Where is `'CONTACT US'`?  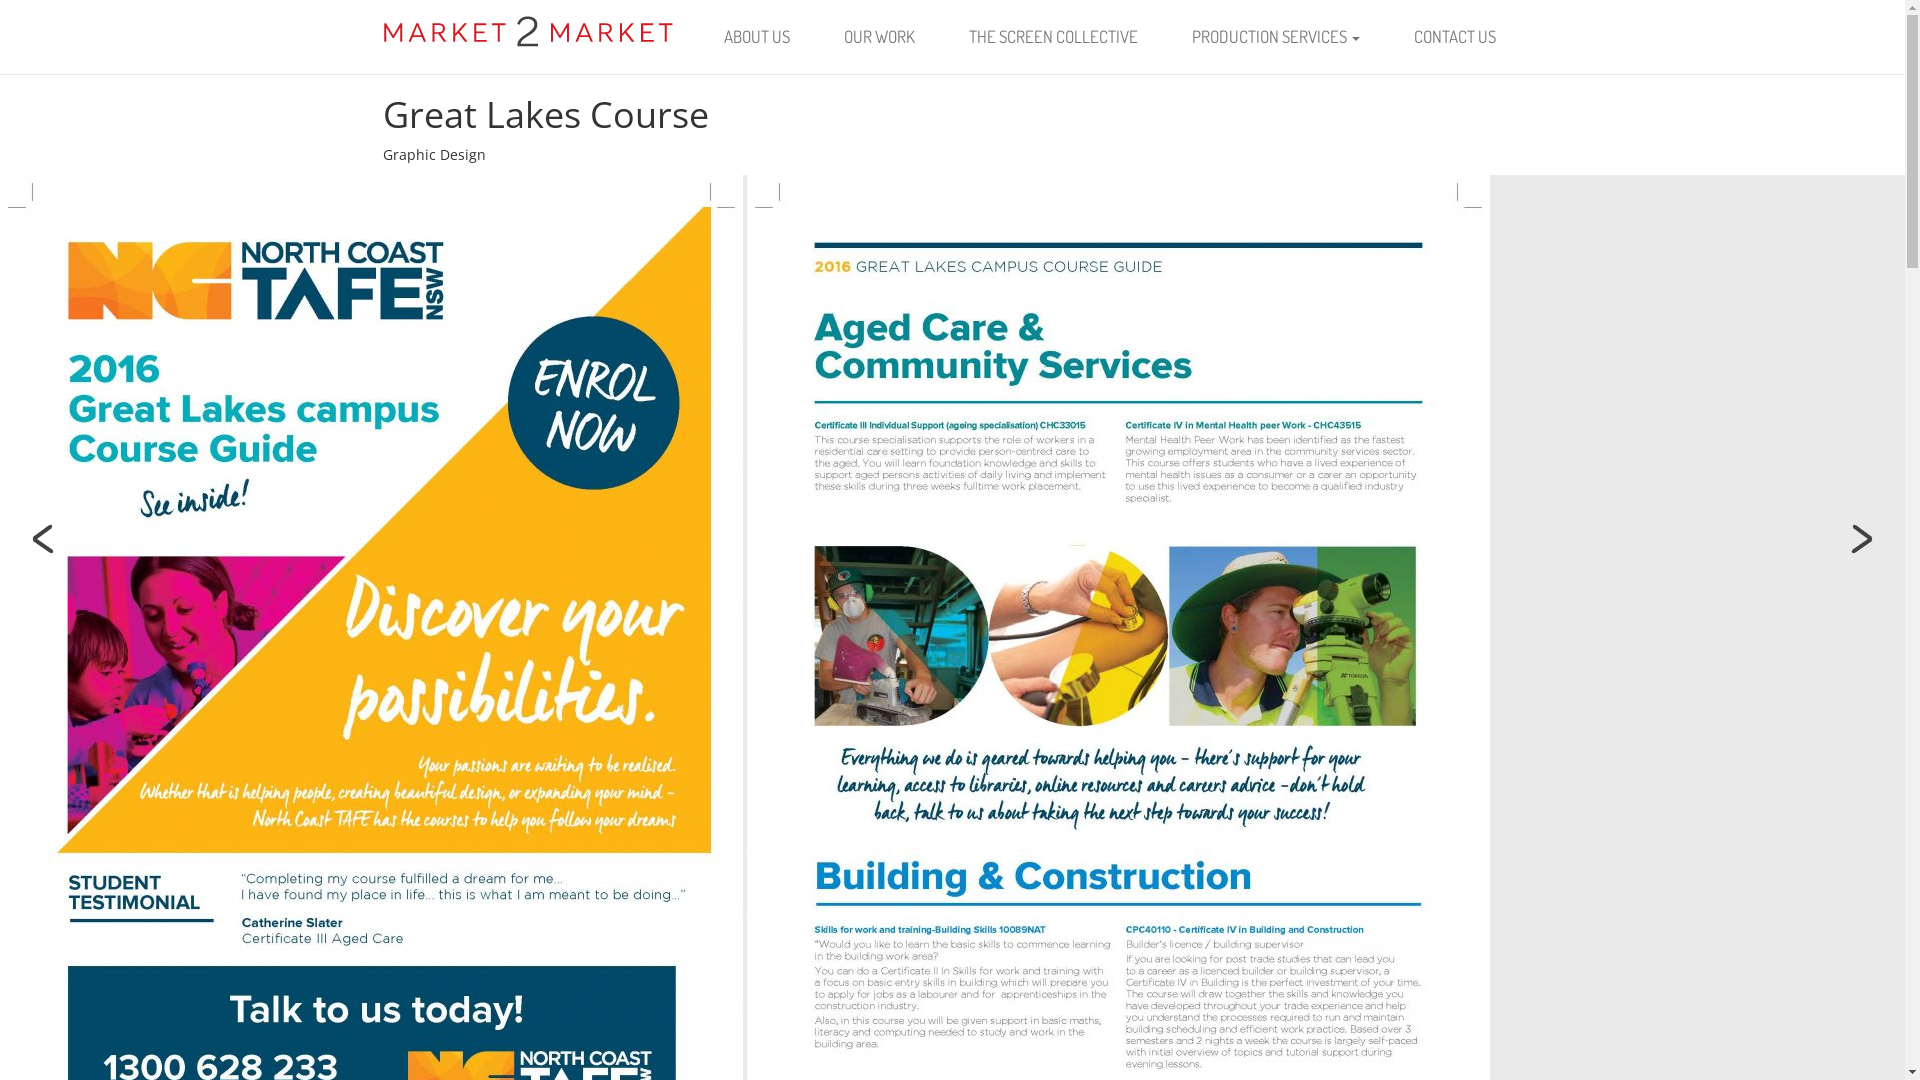
'CONTACT US' is located at coordinates (1454, 37).